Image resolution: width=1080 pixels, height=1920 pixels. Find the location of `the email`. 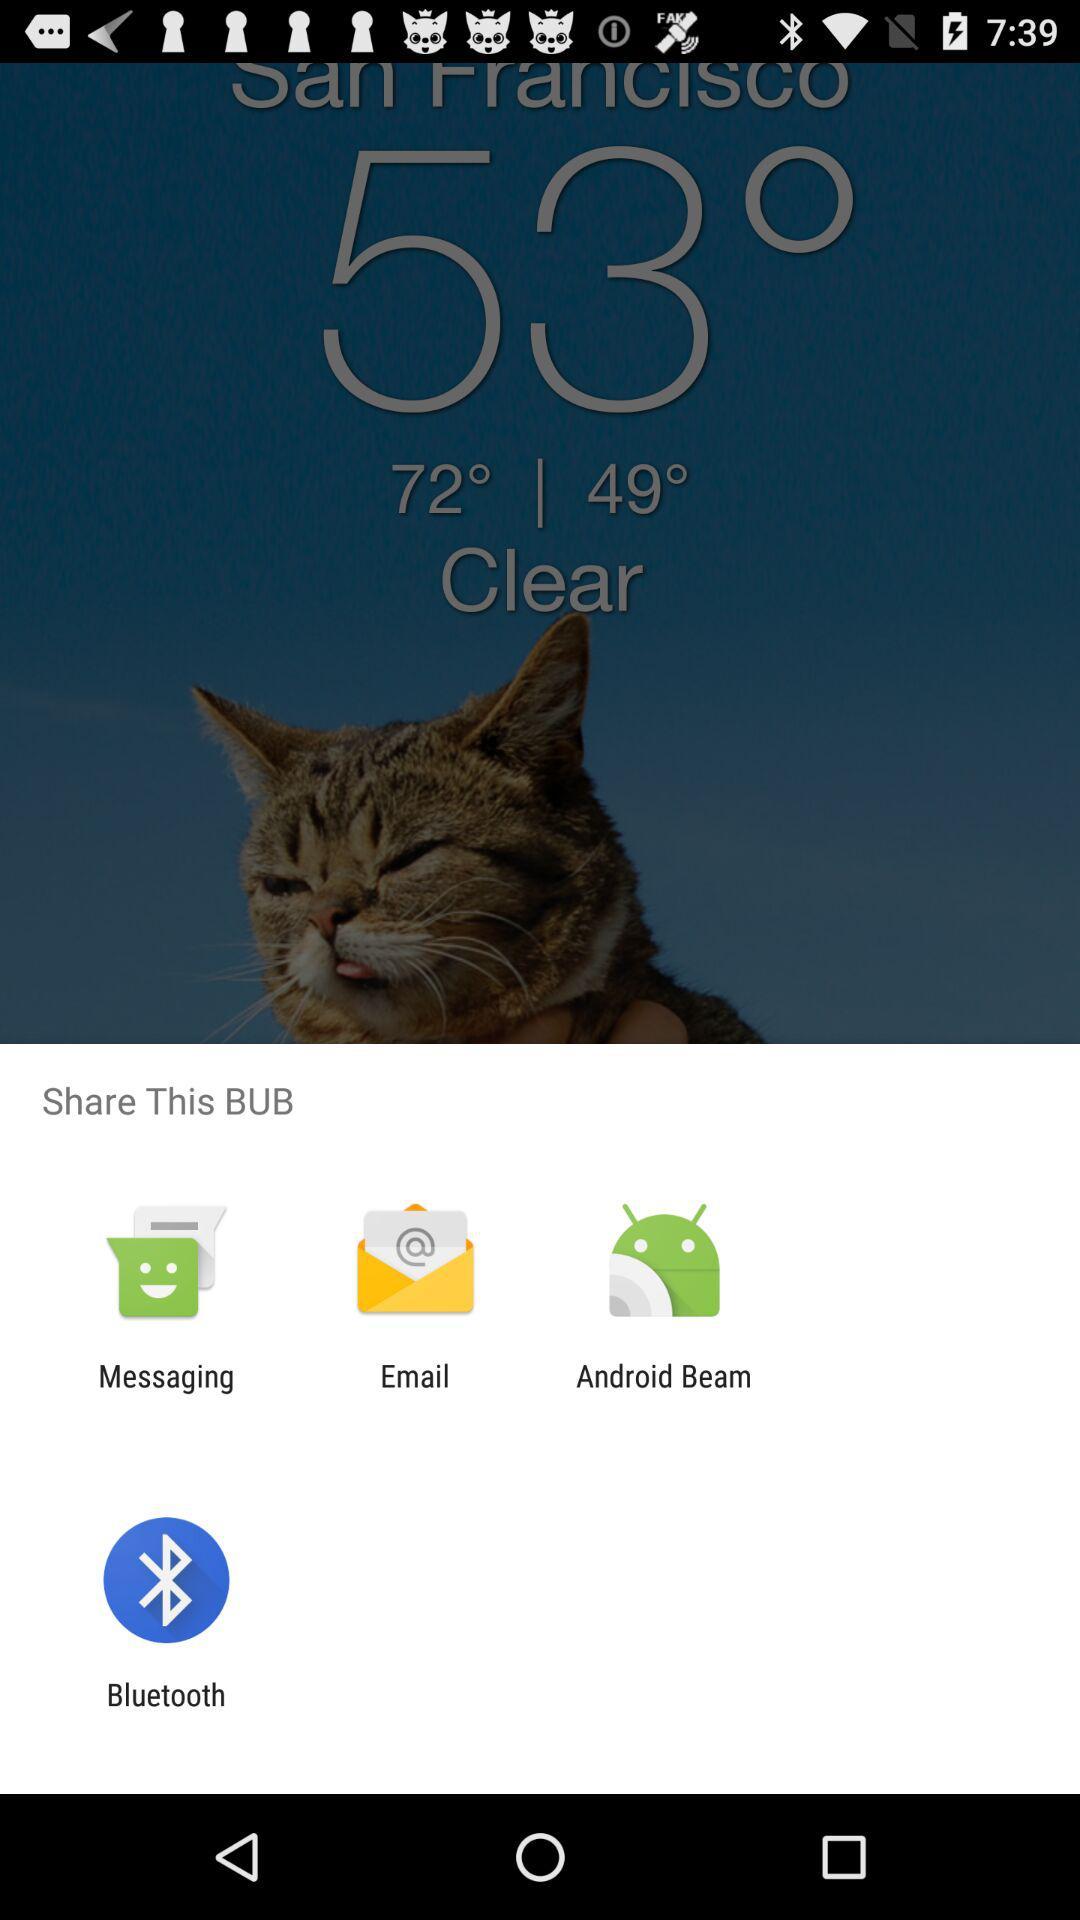

the email is located at coordinates (414, 1392).